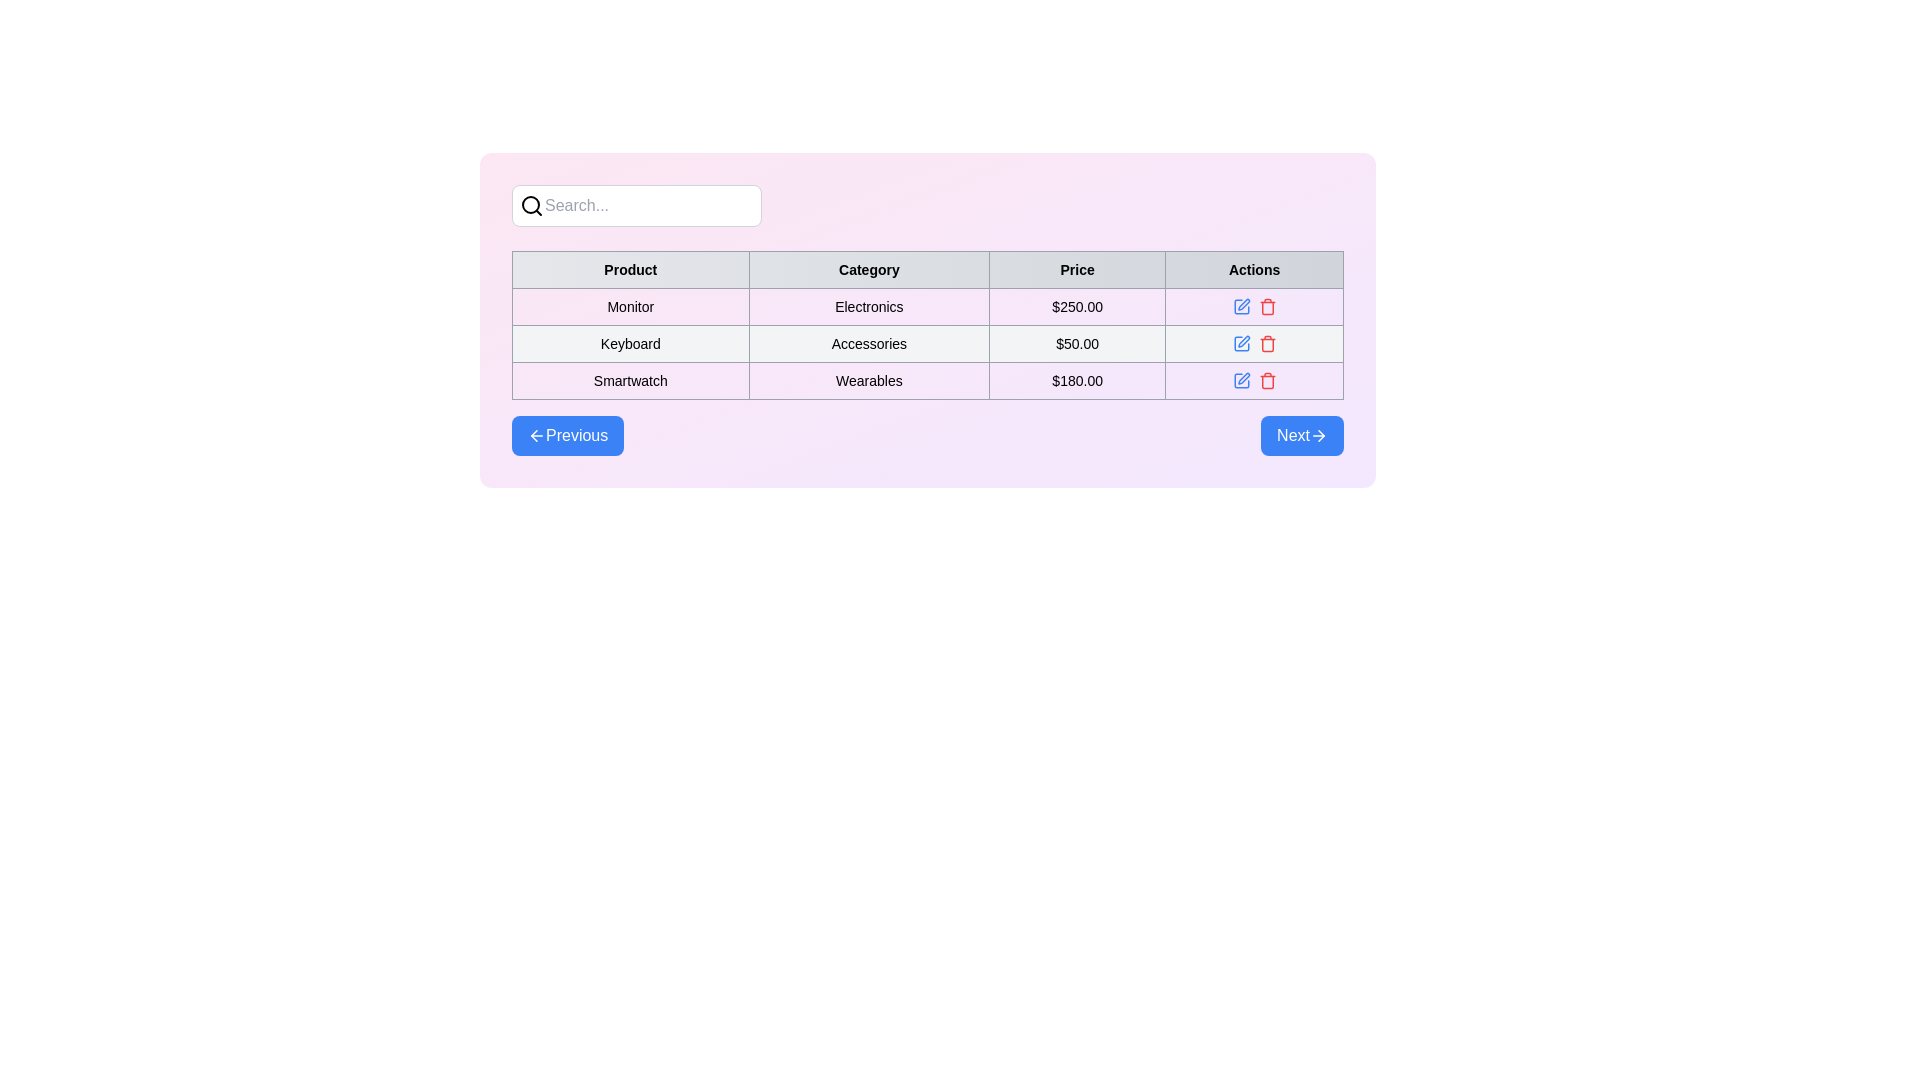  Describe the element at coordinates (567, 434) in the screenshot. I see `the 'Previous' button located at the bottom left corner of the product table card` at that location.